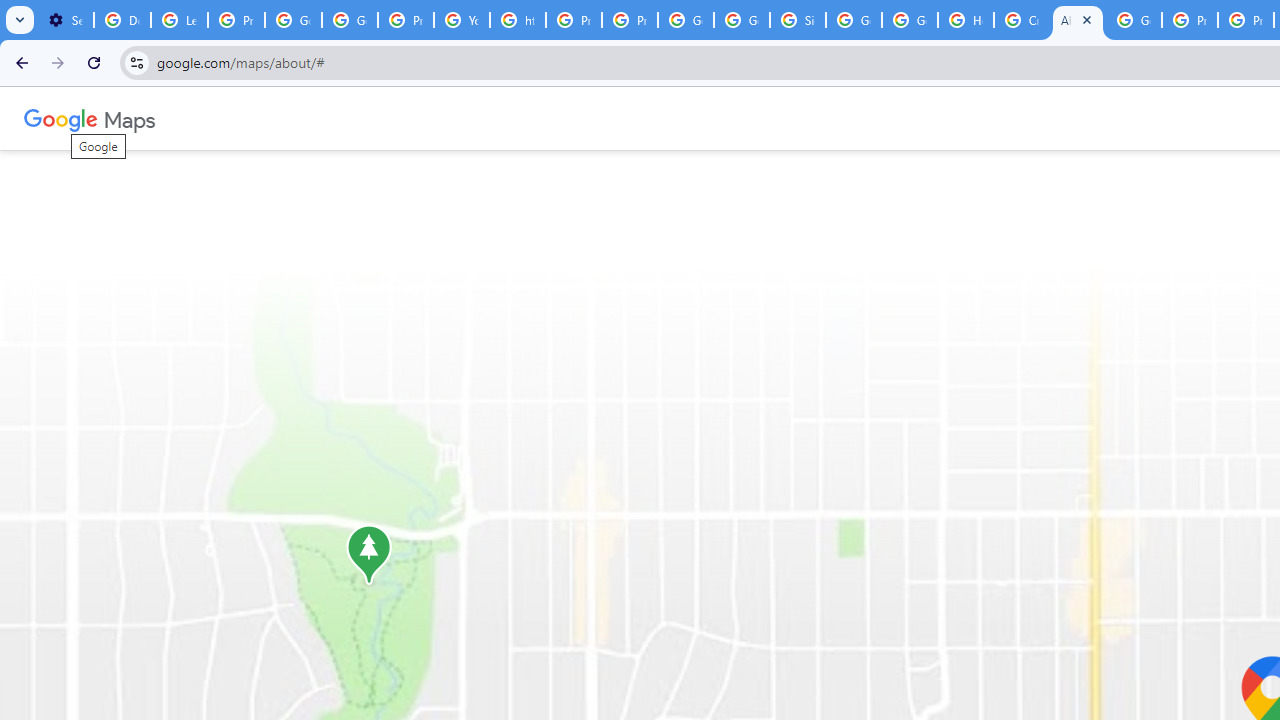 The image size is (1280, 720). I want to click on 'Create your Google Account', so click(1022, 20).